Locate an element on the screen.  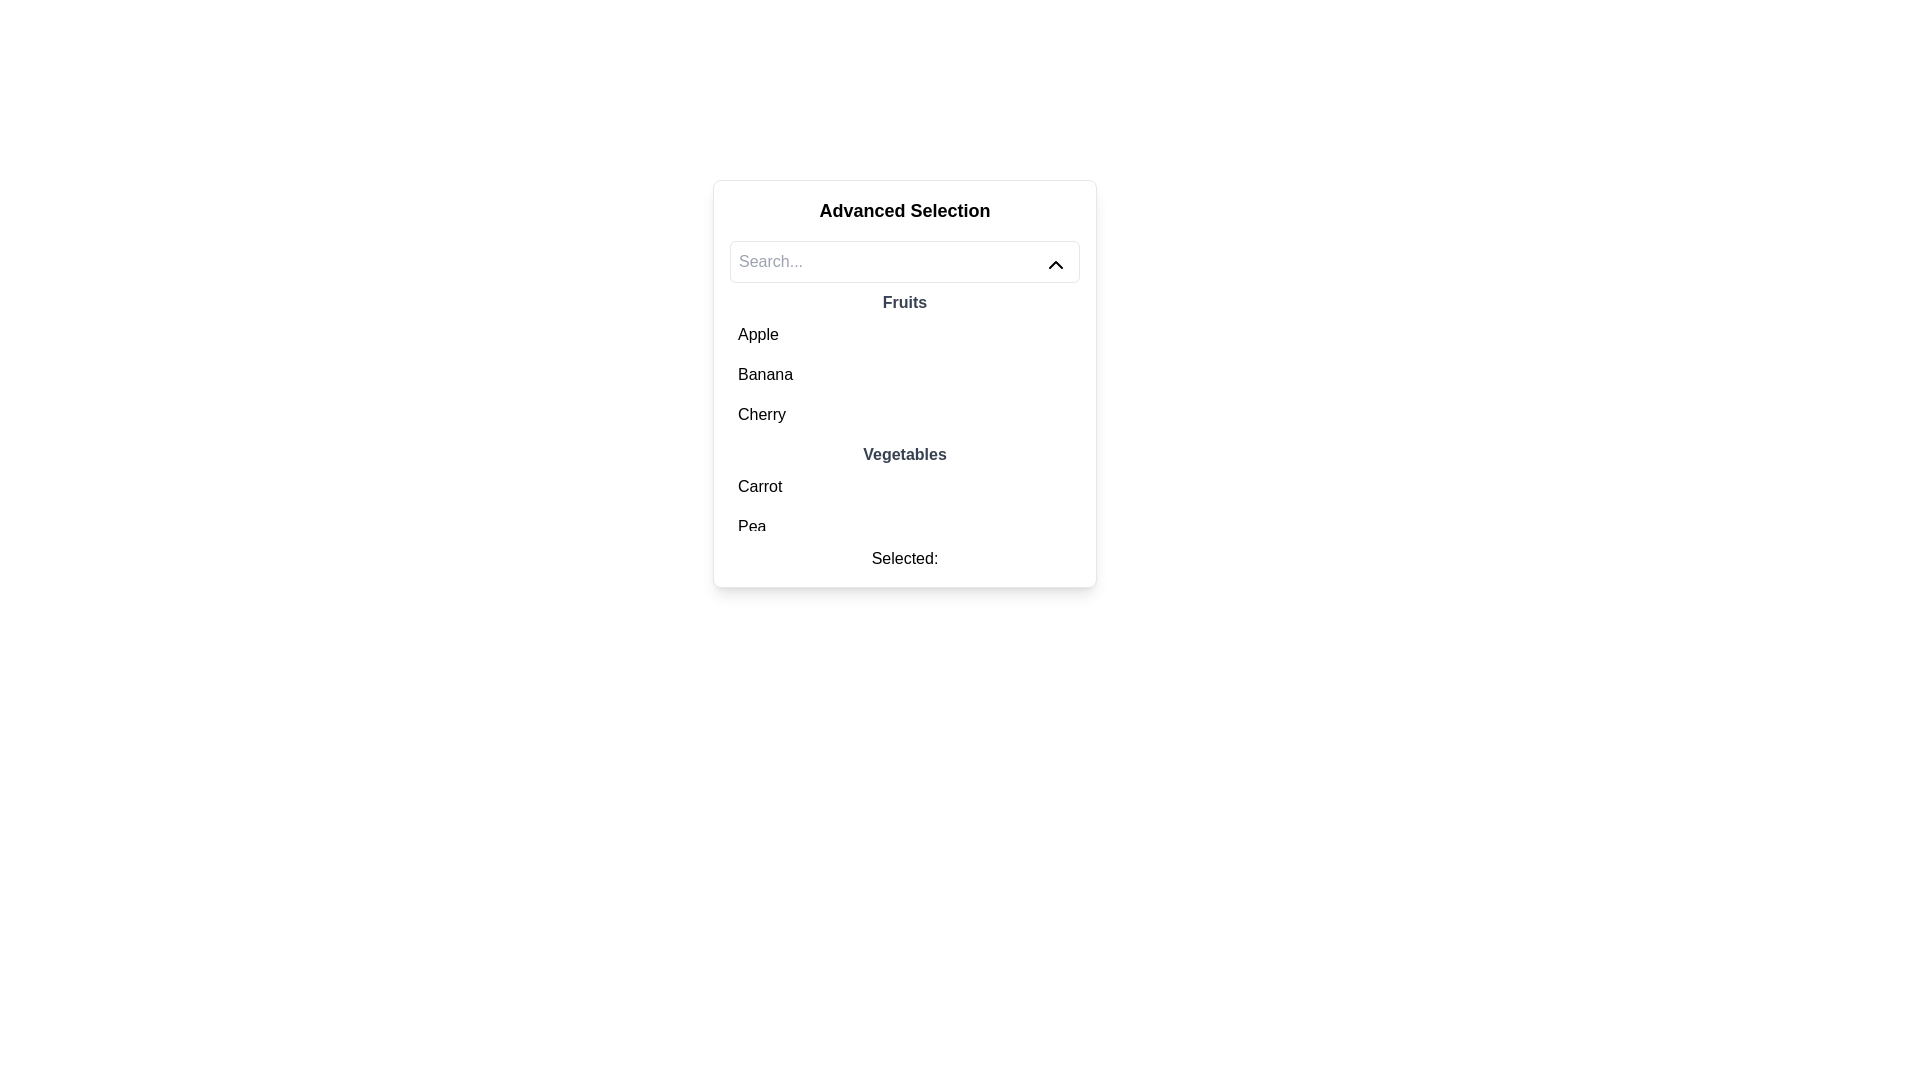
the text label displaying 'Apple' is located at coordinates (757, 334).